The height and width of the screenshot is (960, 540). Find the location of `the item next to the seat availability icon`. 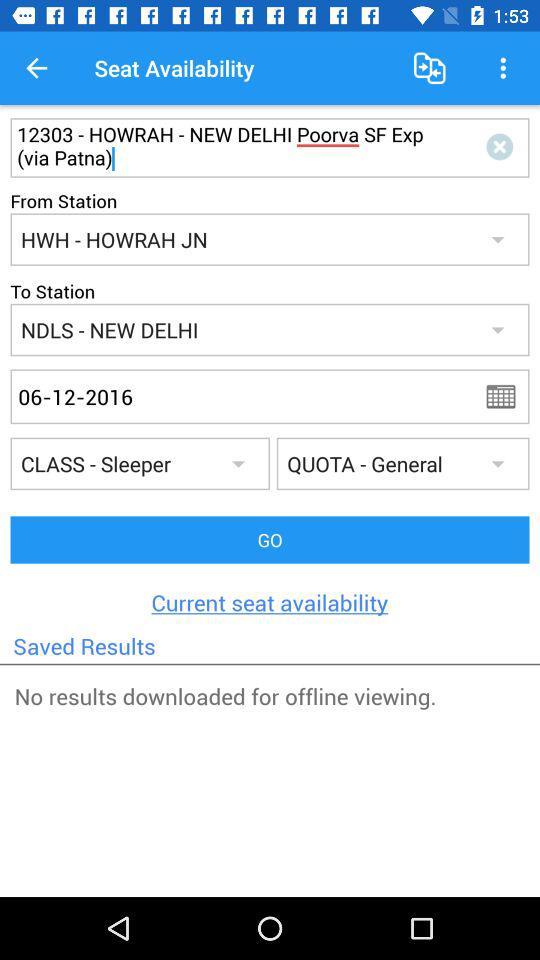

the item next to the seat availability icon is located at coordinates (36, 68).